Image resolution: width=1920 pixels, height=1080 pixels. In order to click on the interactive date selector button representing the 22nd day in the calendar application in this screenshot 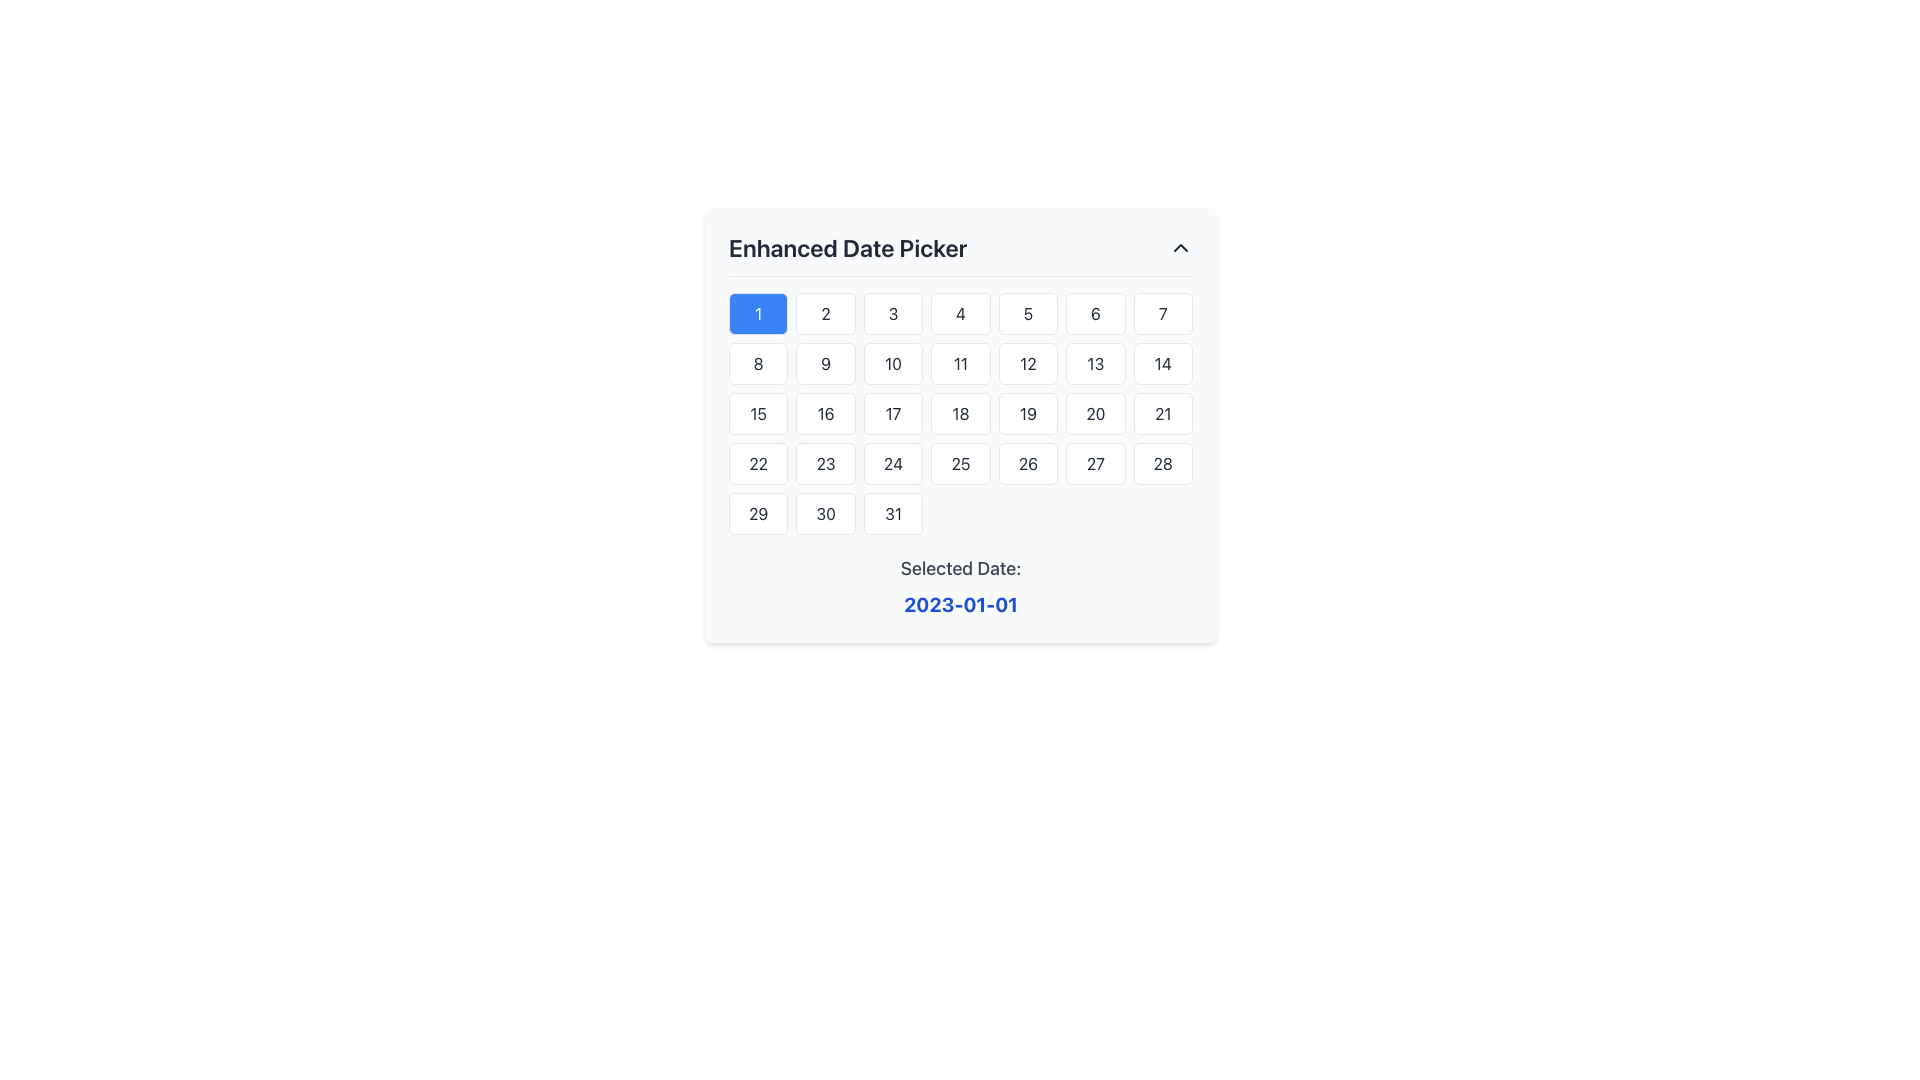, I will do `click(757, 463)`.